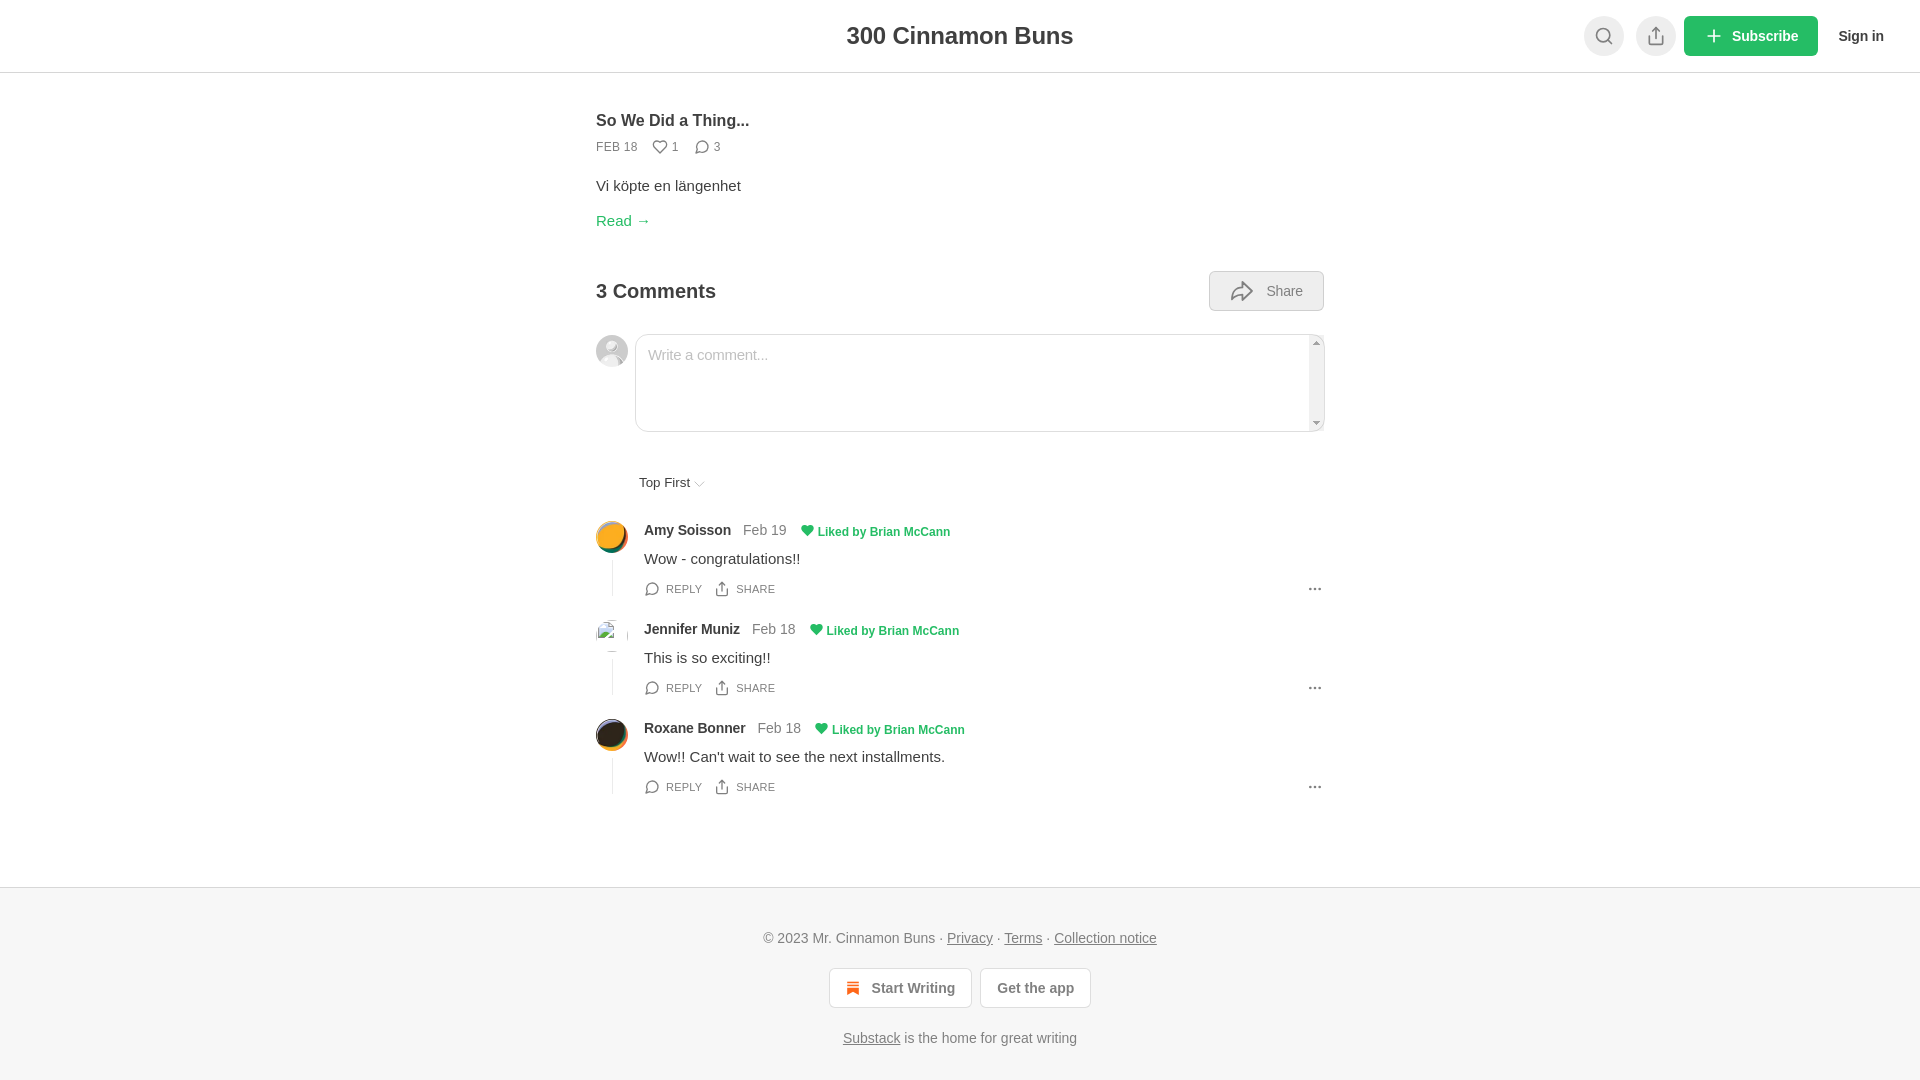 This screenshot has width=1920, height=1080. Describe the element at coordinates (1265, 290) in the screenshot. I see `'Share'` at that location.